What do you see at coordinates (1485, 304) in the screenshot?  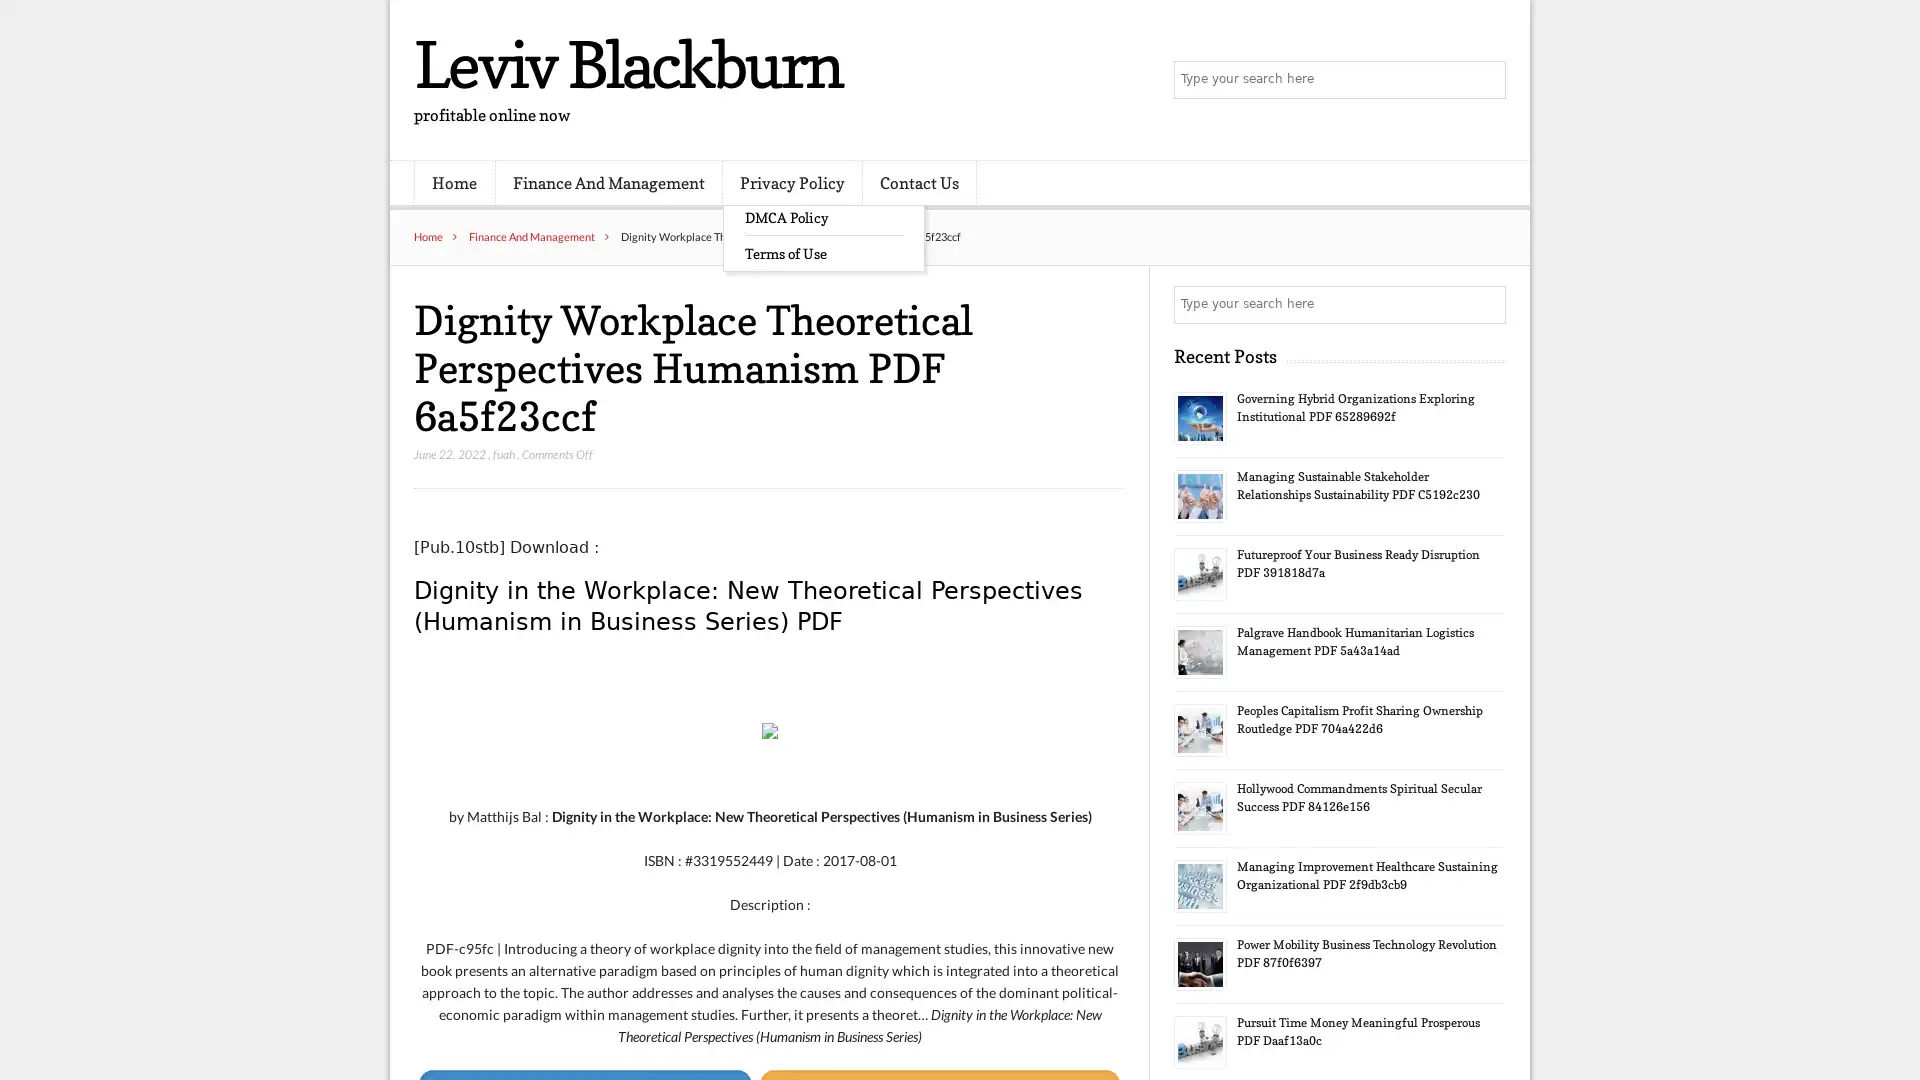 I see `Search` at bounding box center [1485, 304].